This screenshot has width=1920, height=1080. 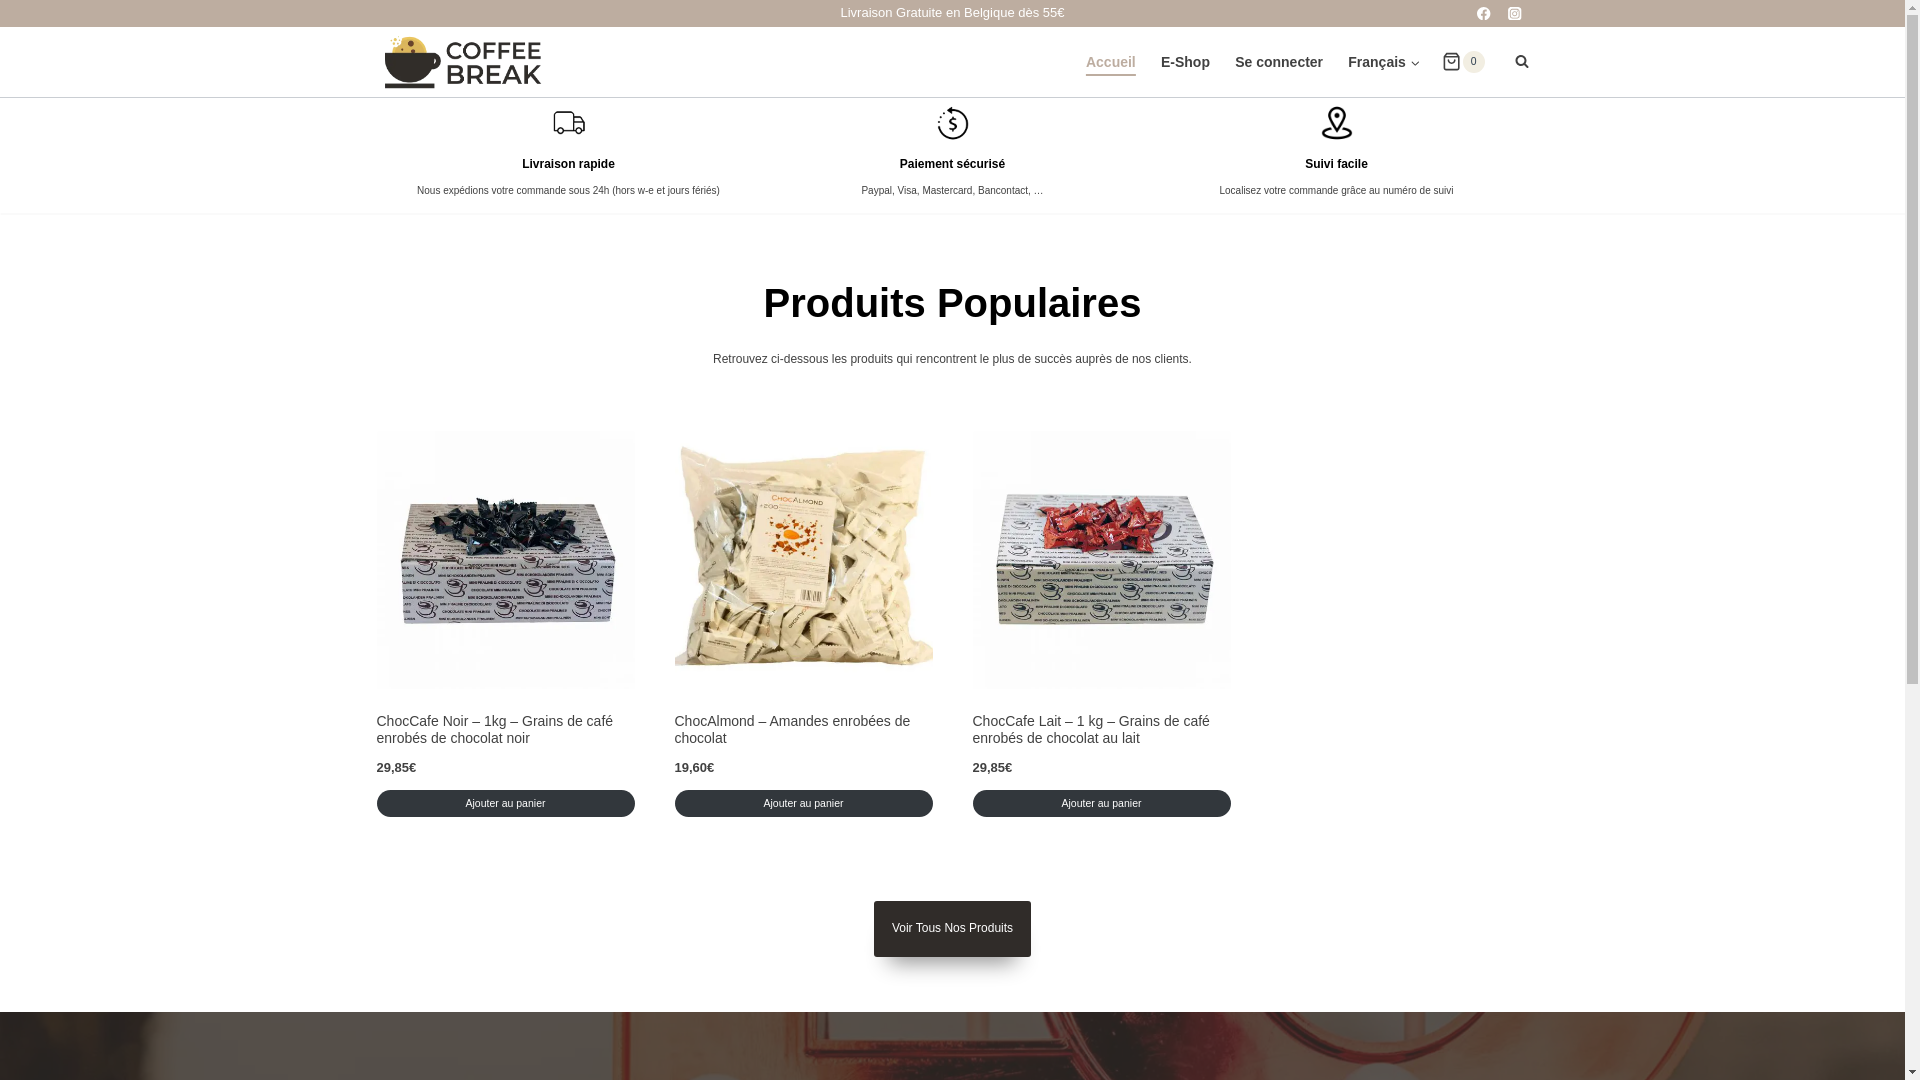 I want to click on 'Ajouter au panier', so click(x=802, y=802).